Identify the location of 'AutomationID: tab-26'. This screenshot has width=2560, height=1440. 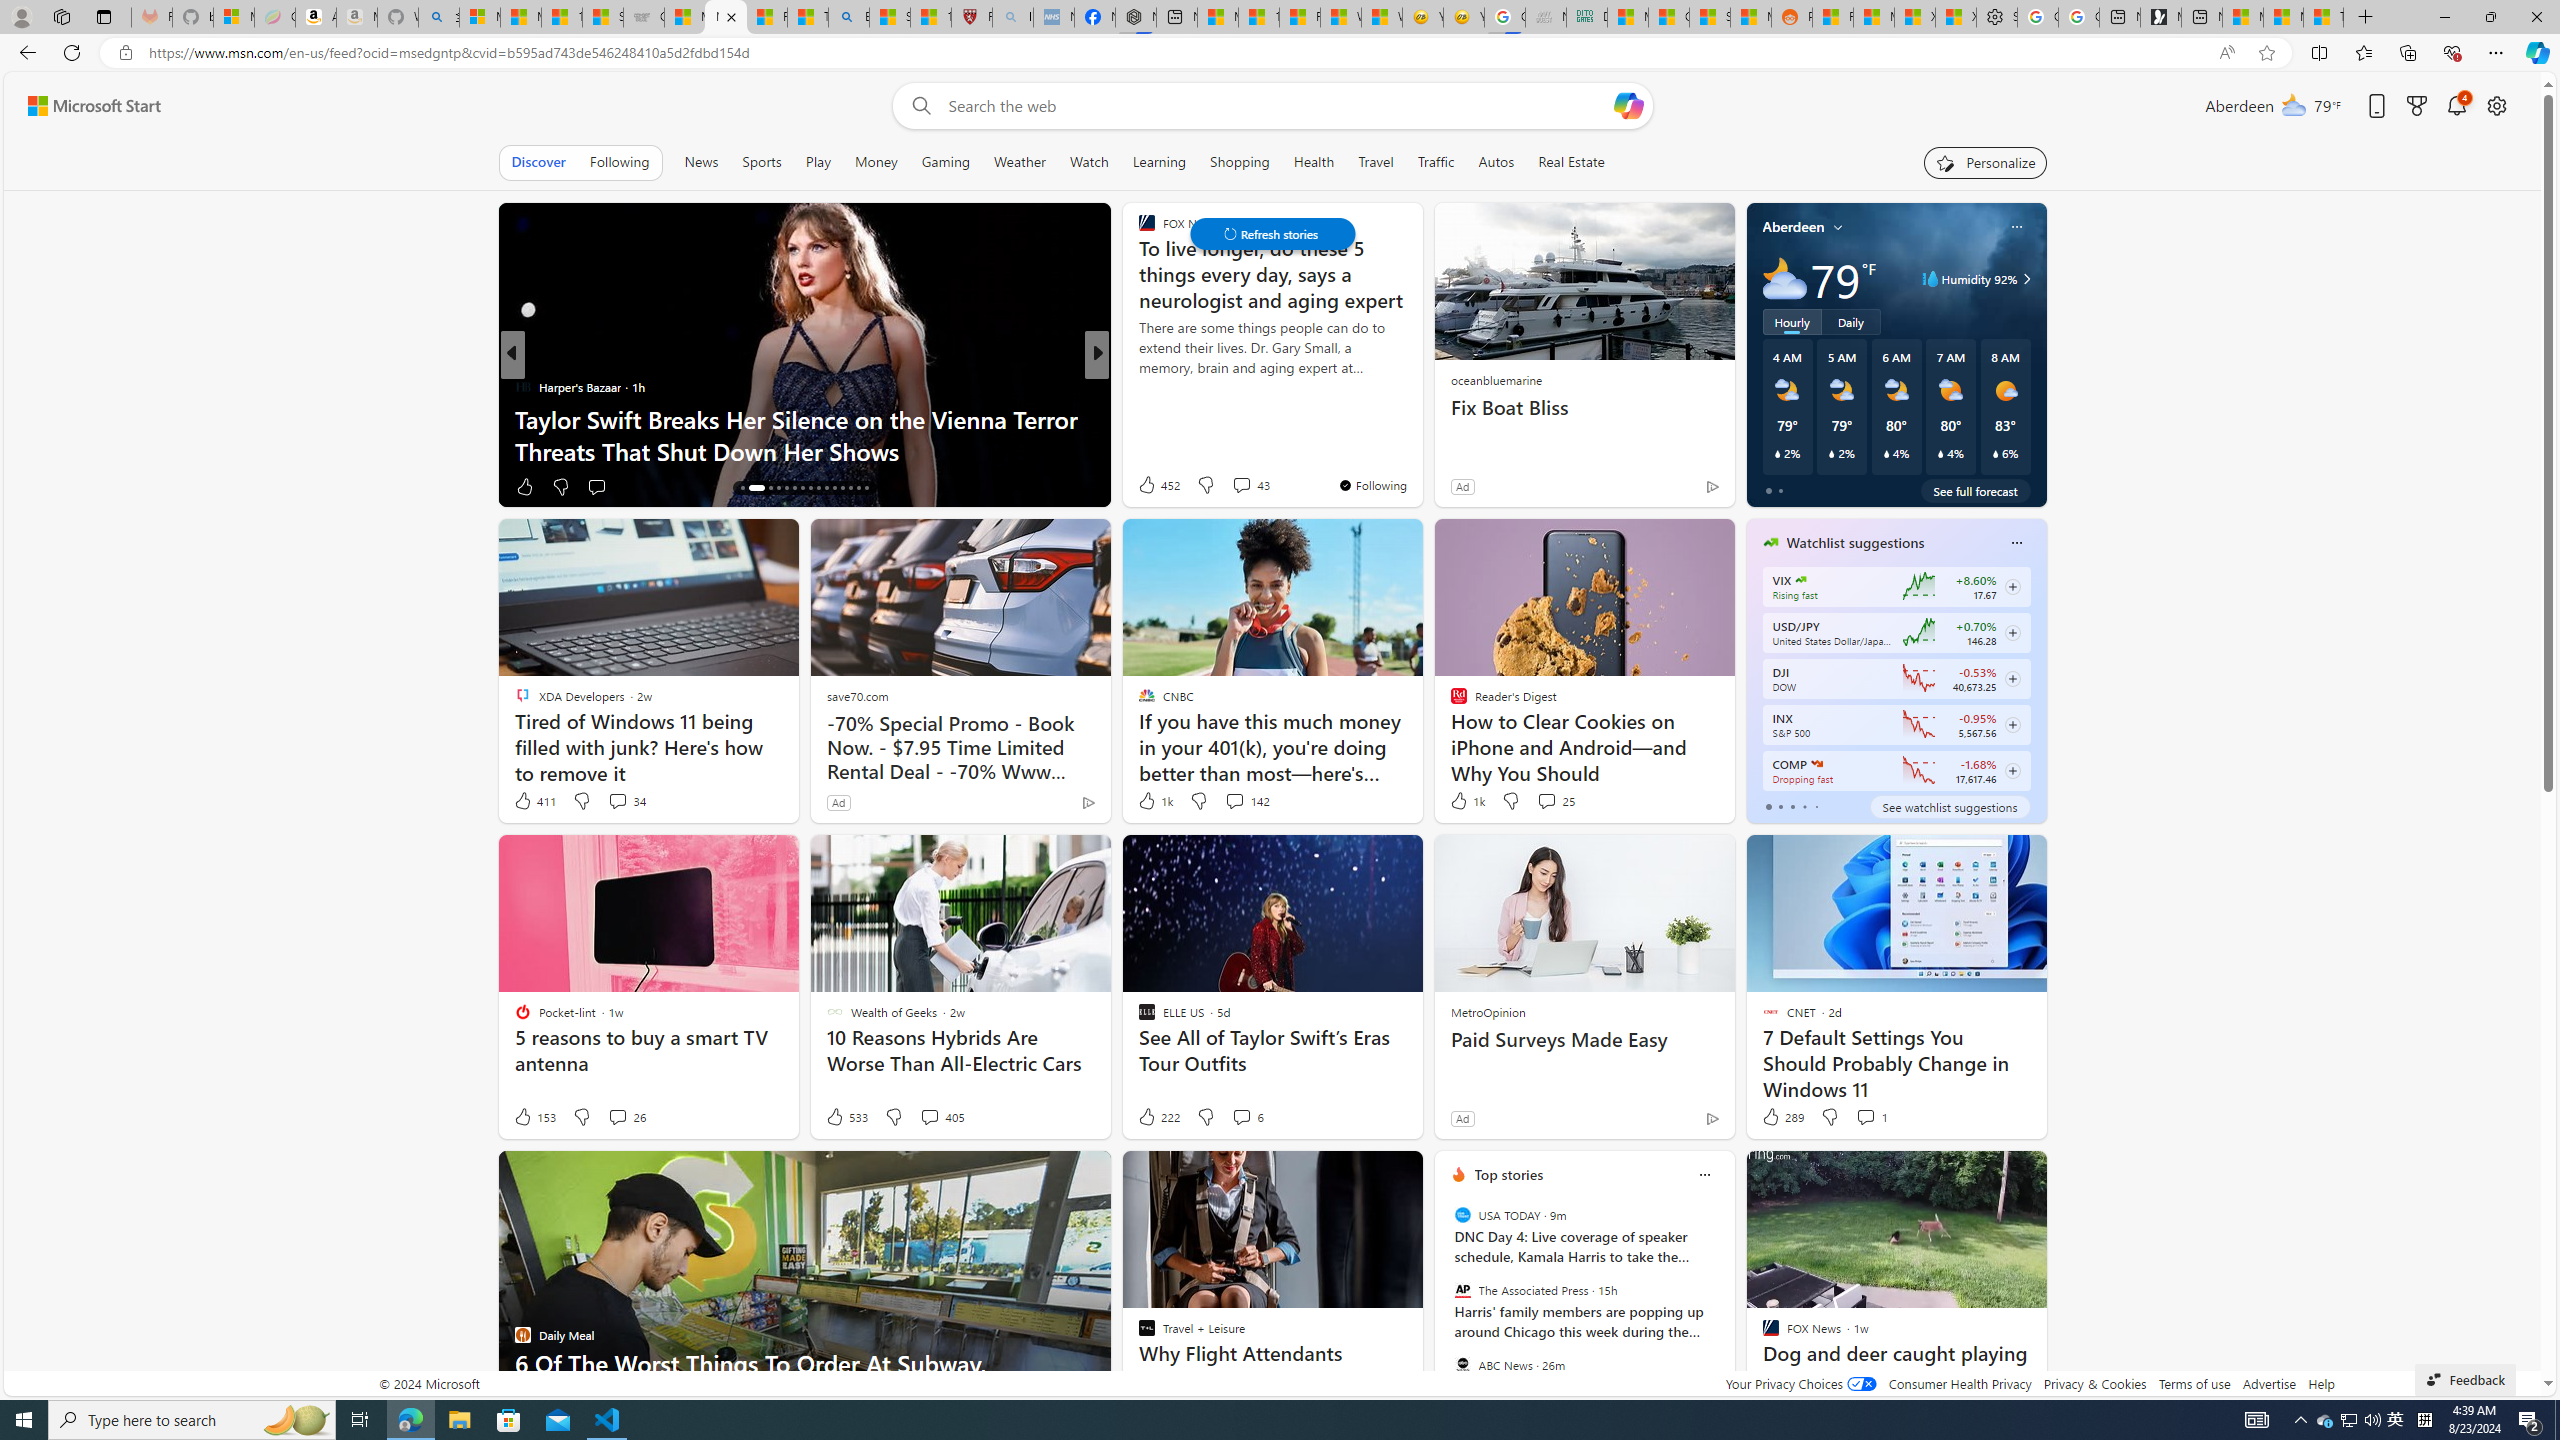
(833, 487).